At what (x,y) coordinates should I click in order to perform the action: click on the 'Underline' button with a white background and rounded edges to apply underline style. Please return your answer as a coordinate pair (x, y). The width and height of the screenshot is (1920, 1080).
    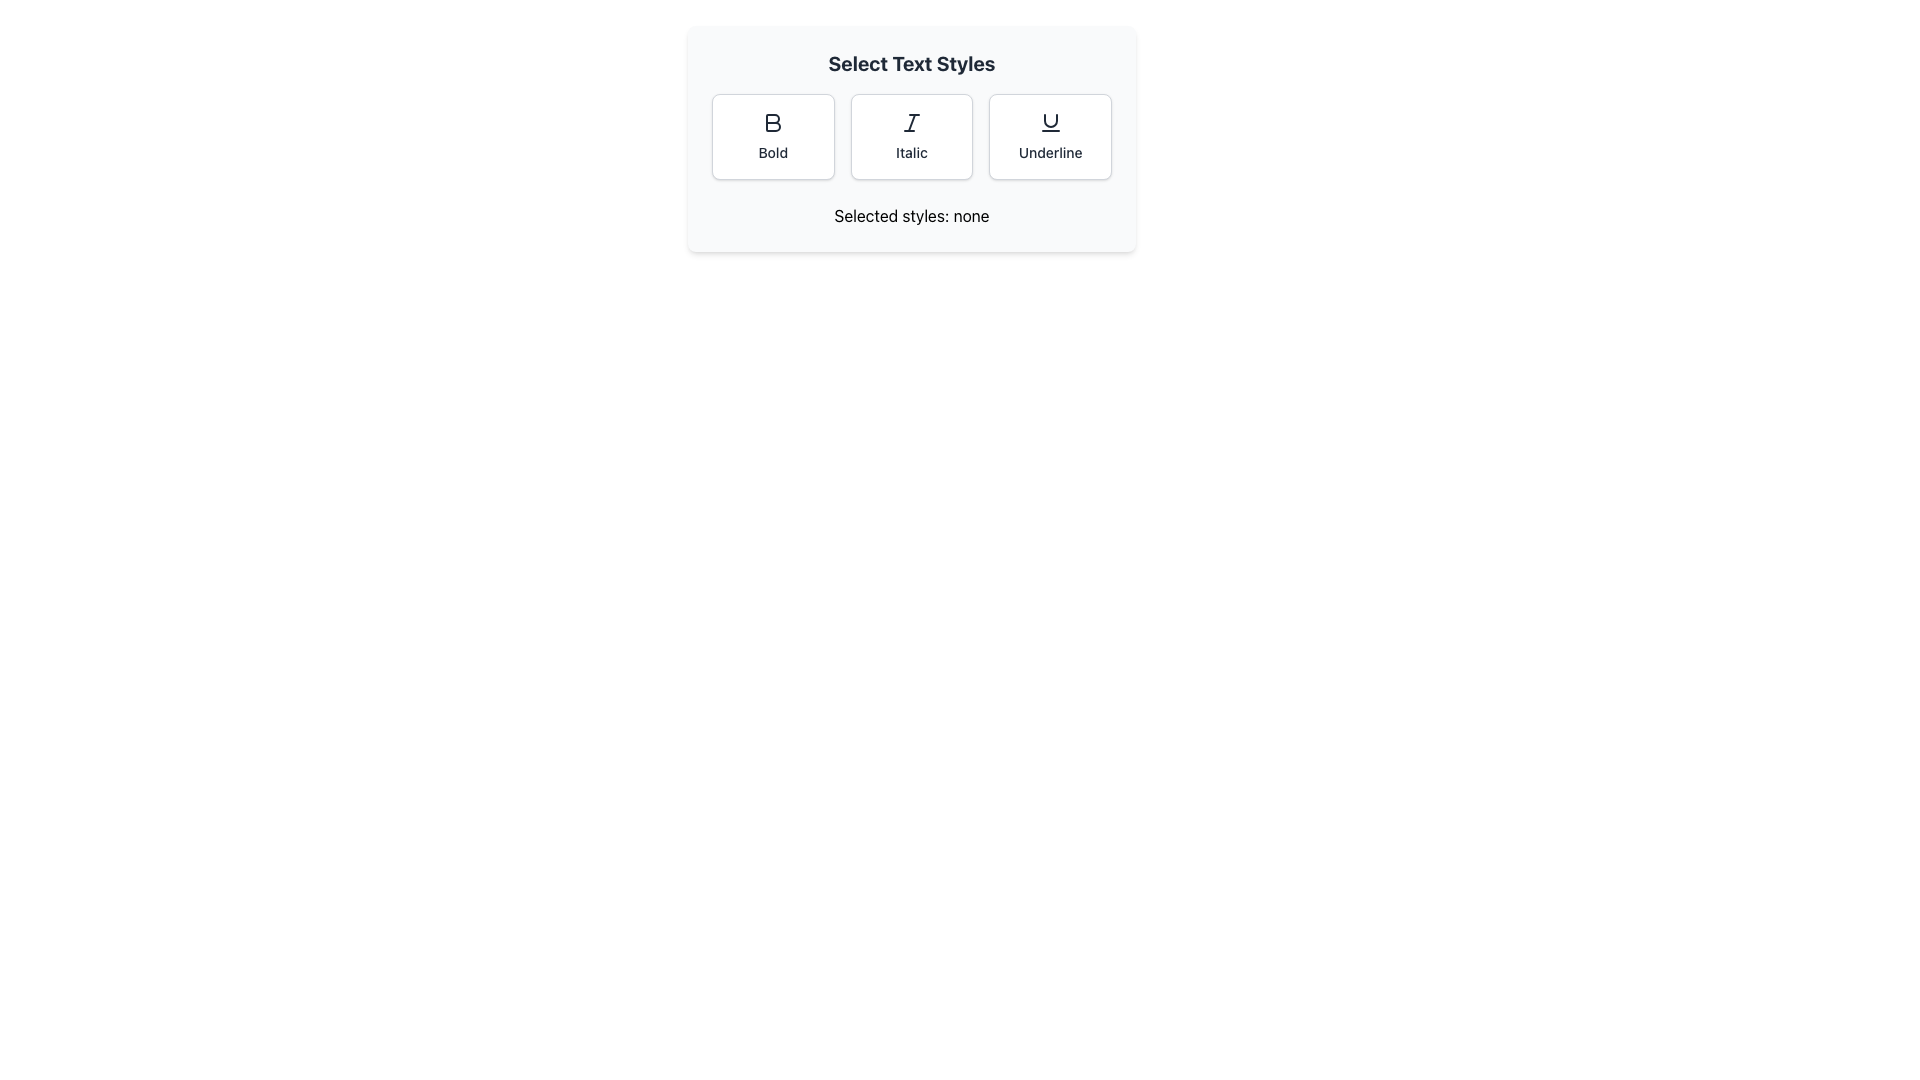
    Looking at the image, I should click on (1049, 136).